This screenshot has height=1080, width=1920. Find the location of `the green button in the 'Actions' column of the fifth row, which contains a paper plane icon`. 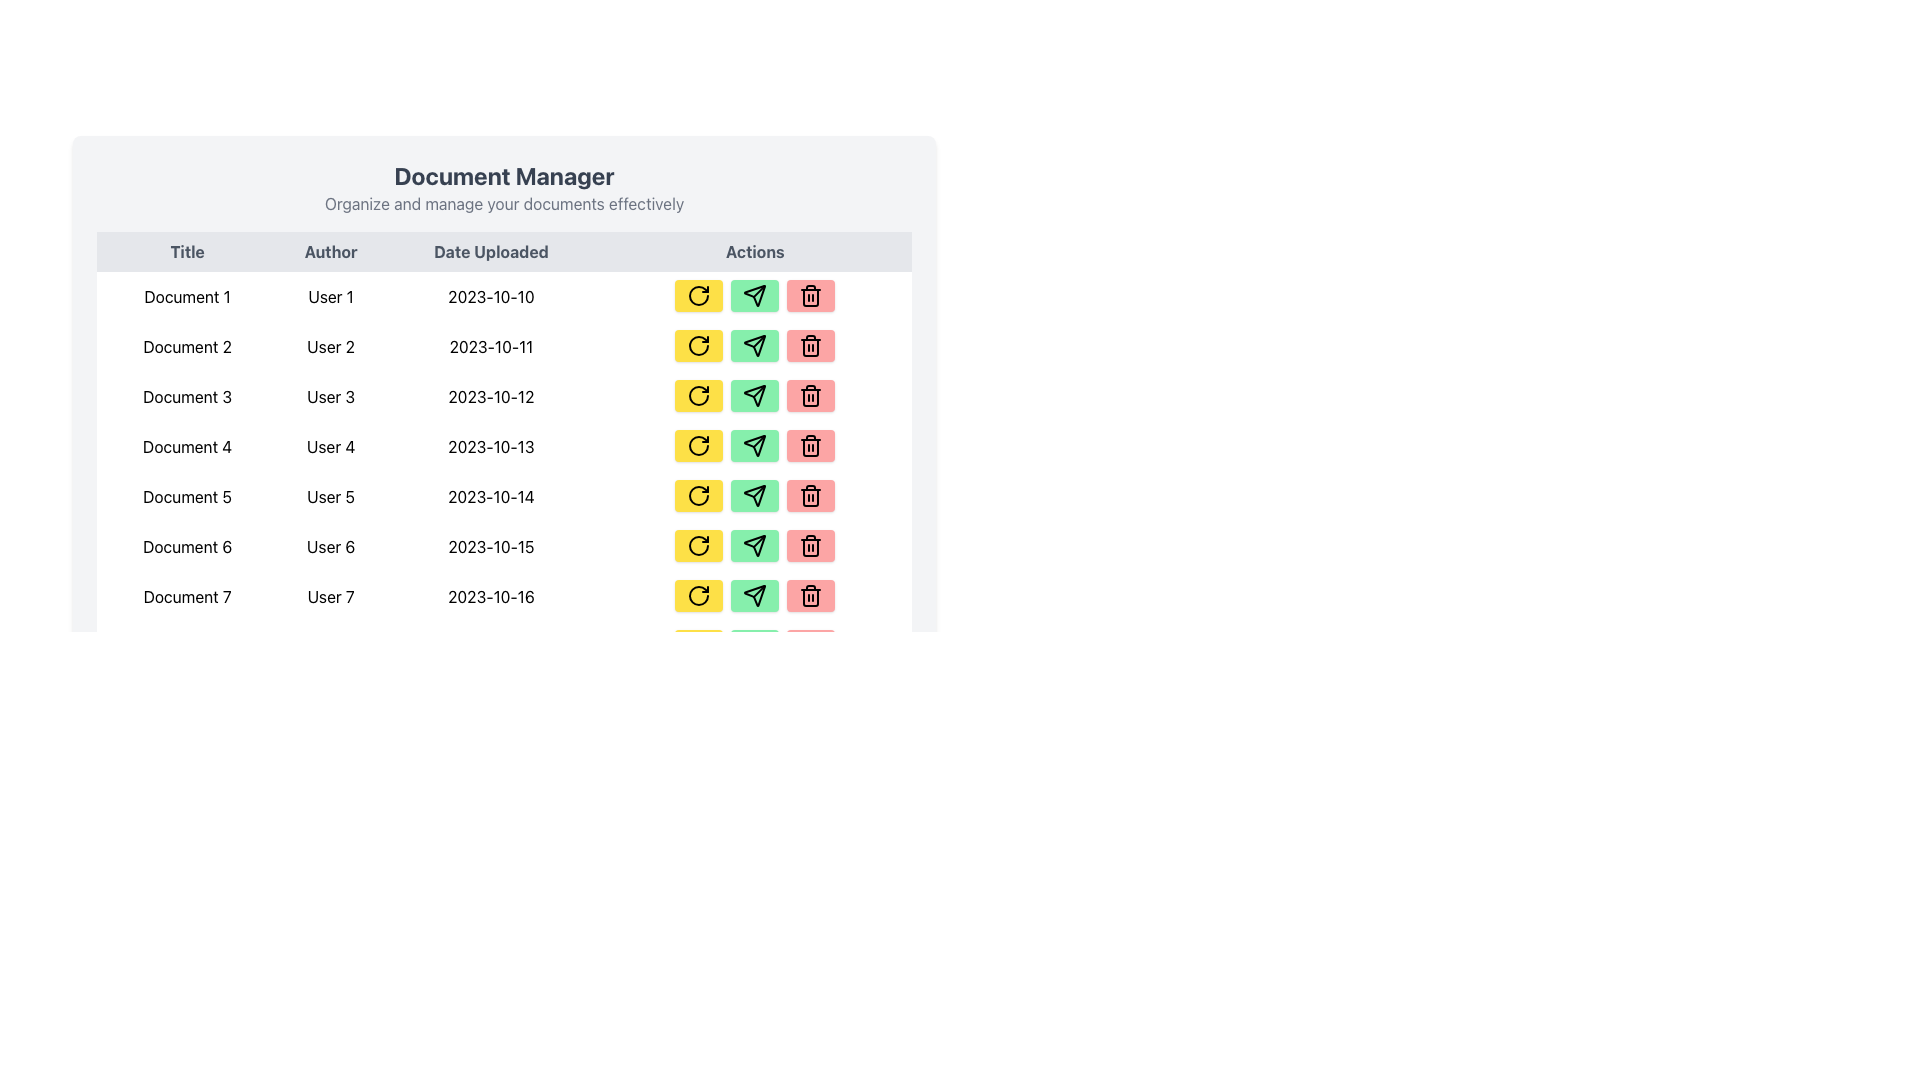

the green button in the 'Actions' column of the fifth row, which contains a paper plane icon is located at coordinates (758, 340).